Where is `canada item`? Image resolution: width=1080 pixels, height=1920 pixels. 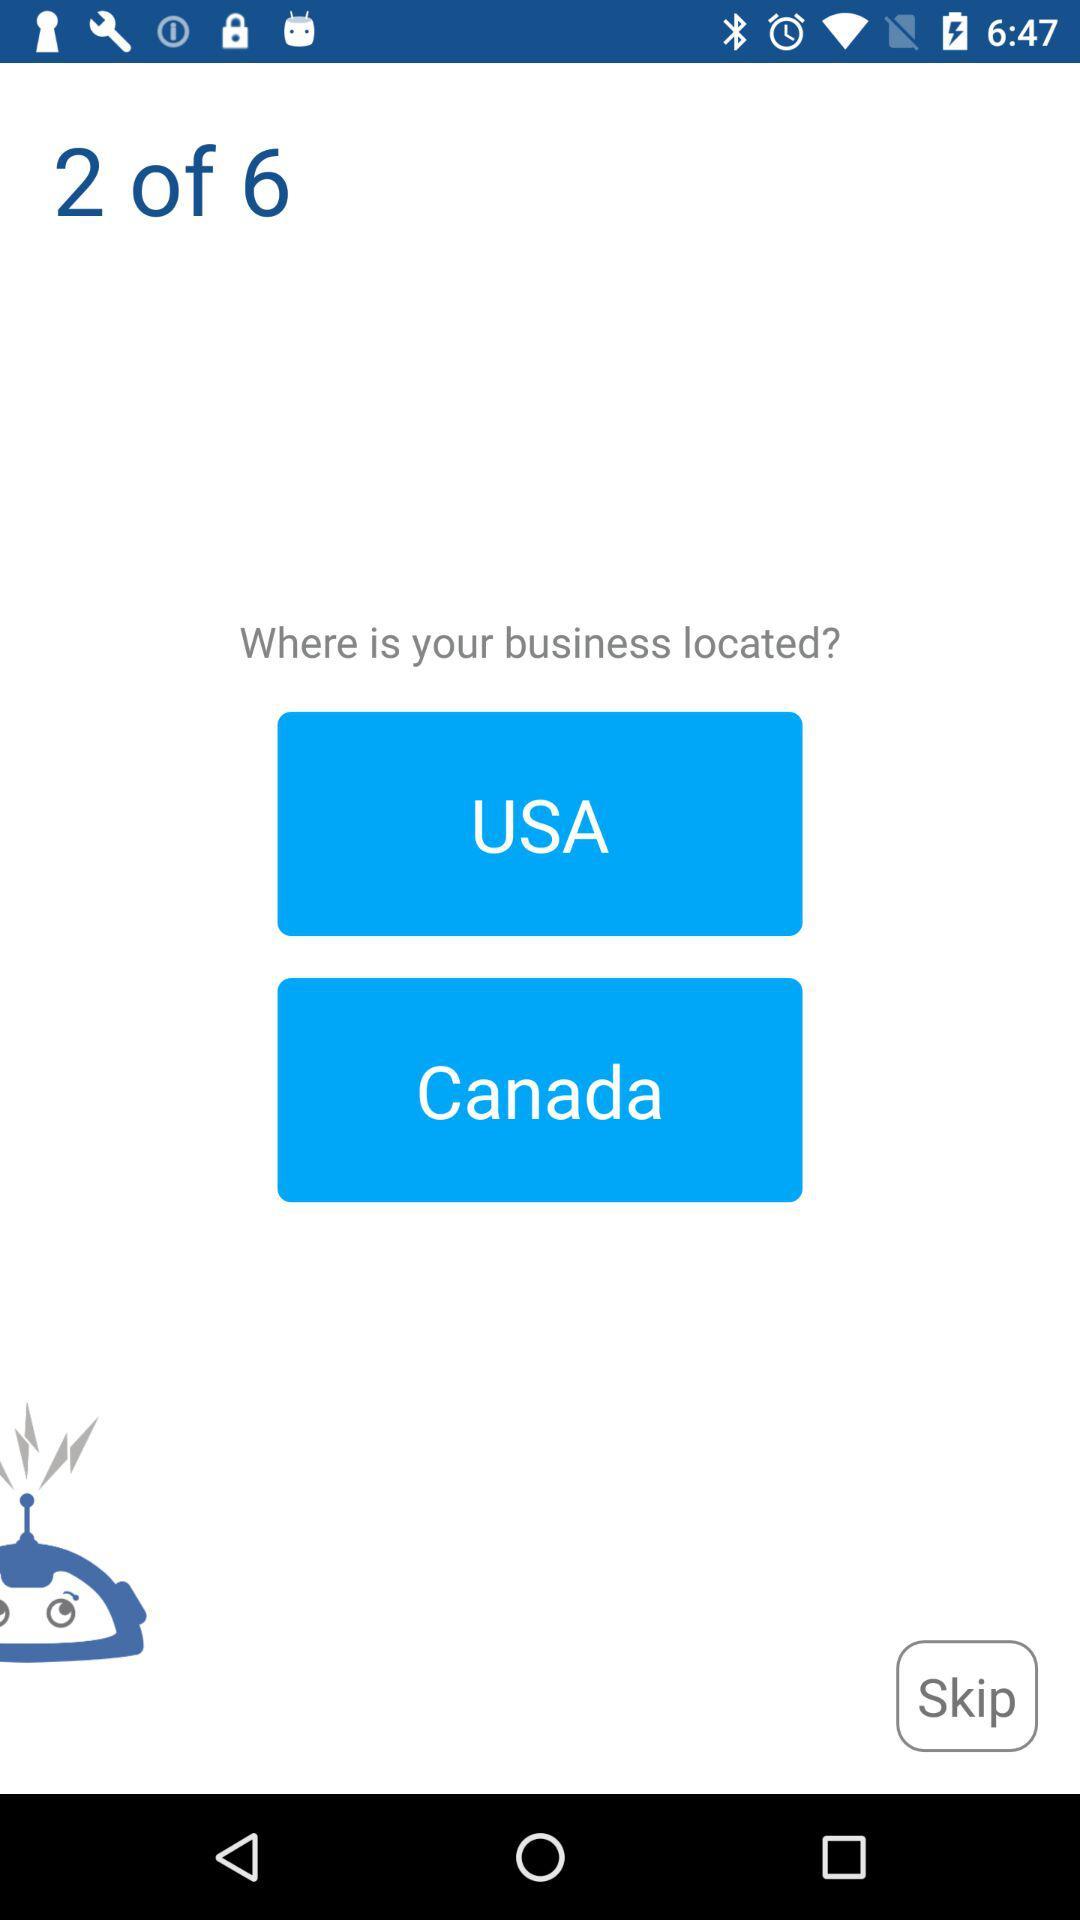 canada item is located at coordinates (540, 1089).